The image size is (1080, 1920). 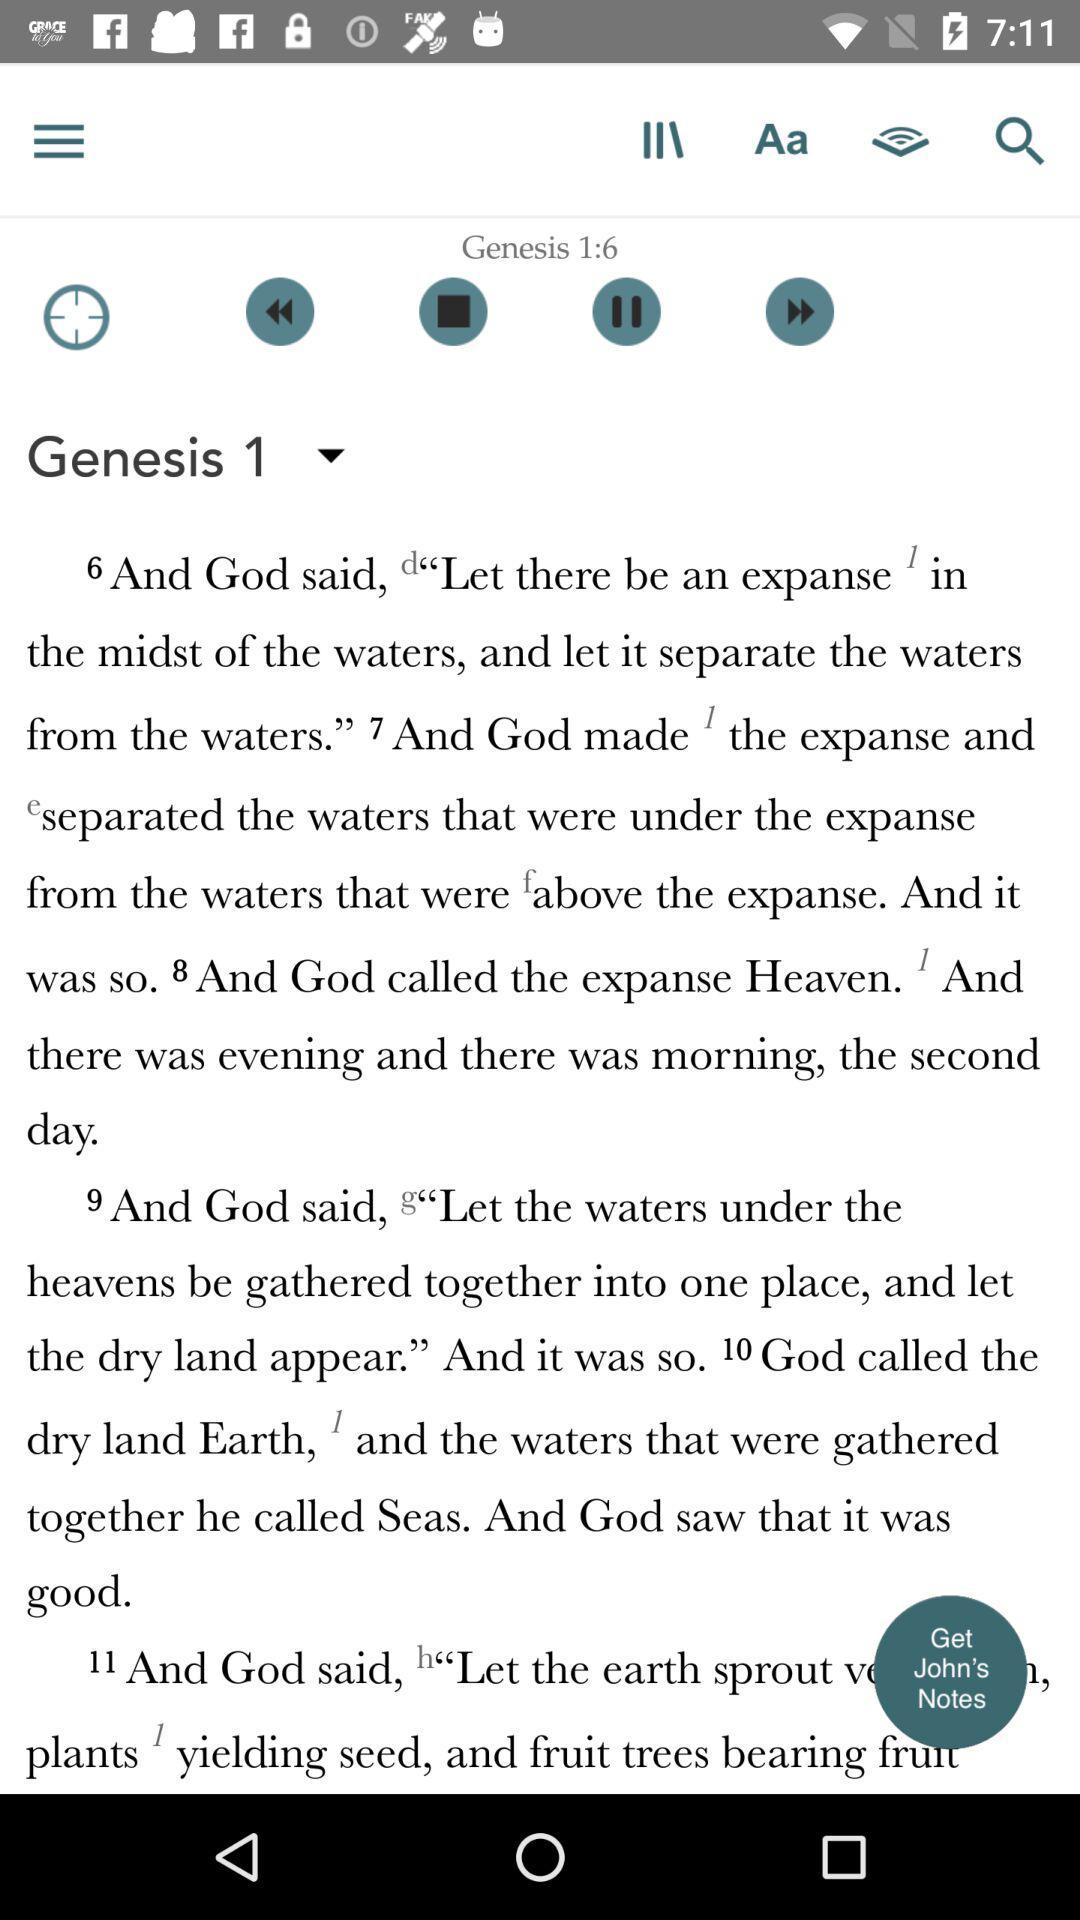 What do you see at coordinates (280, 310) in the screenshot?
I see `the av_rewind icon` at bounding box center [280, 310].